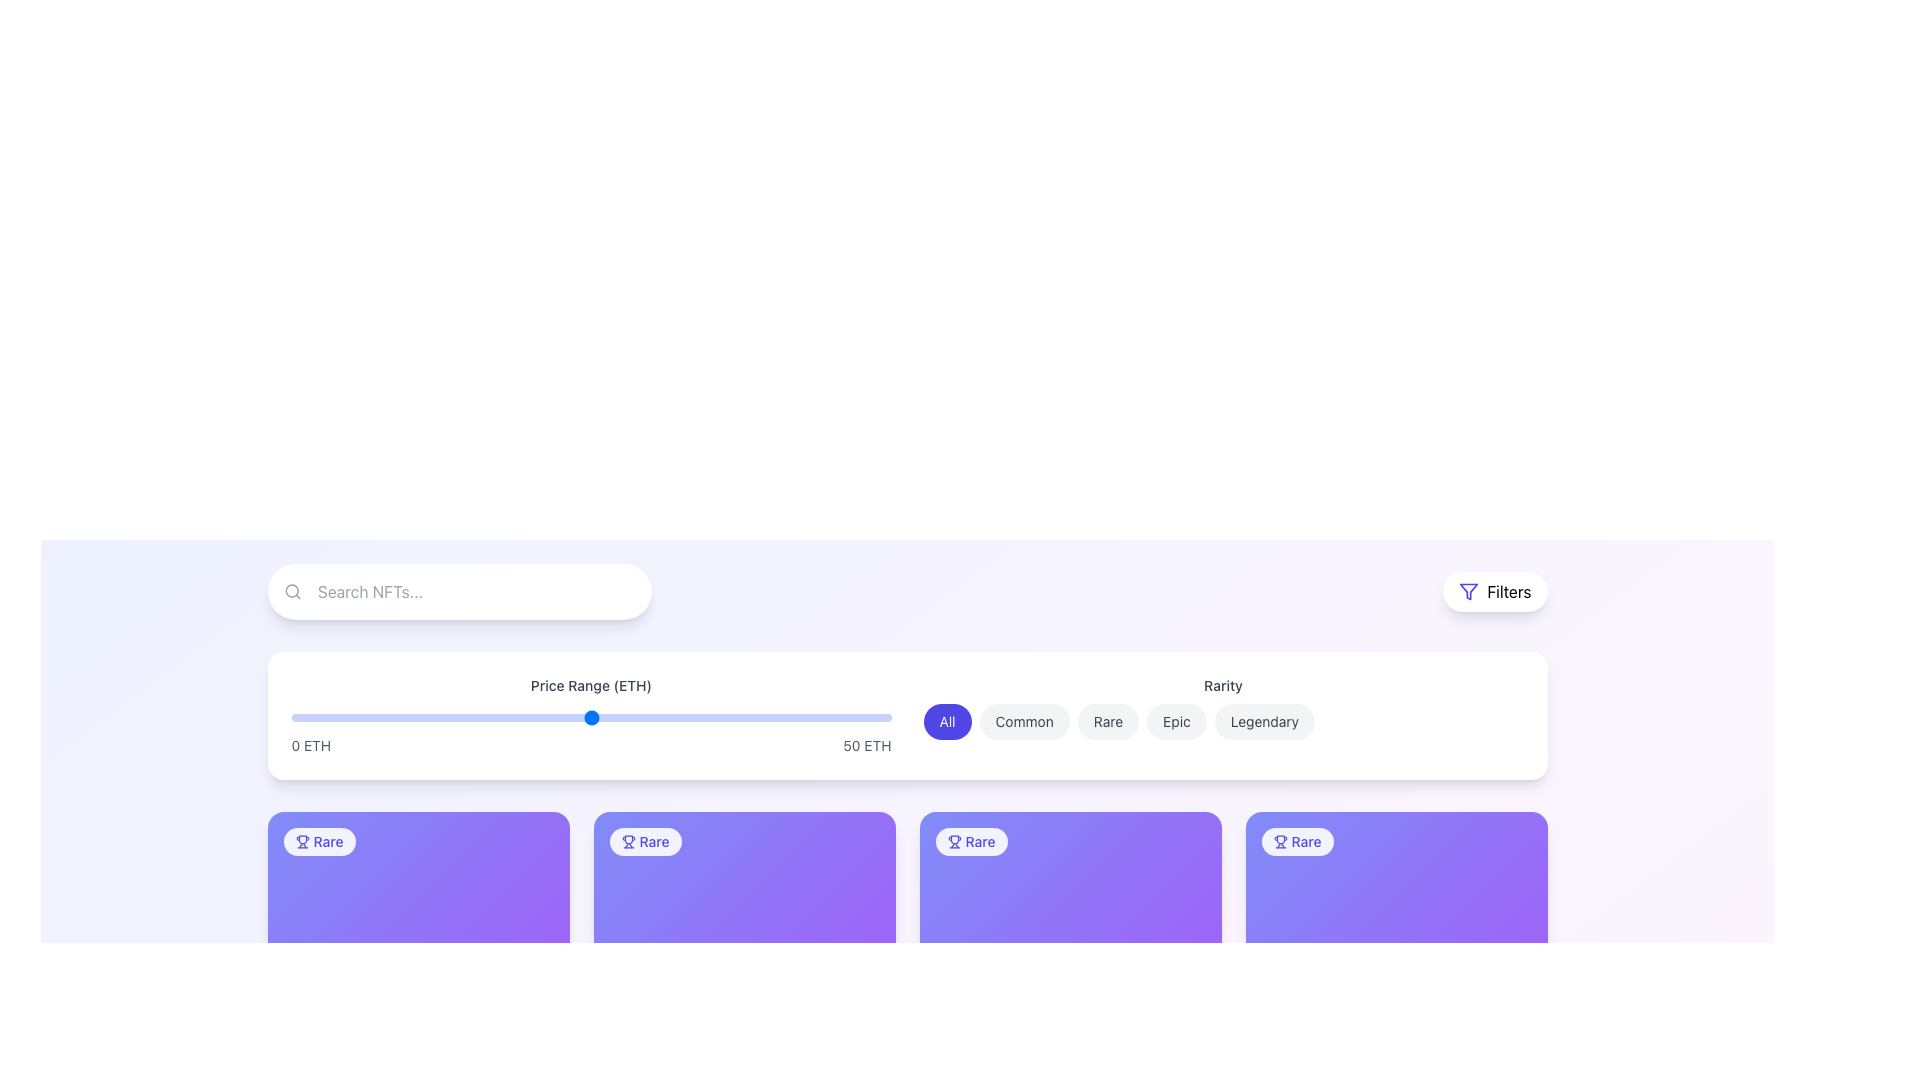 The width and height of the screenshot is (1920, 1080). I want to click on the 'Rare' button, which is a rounded rectangular badge with a light gray background and dark gray text, so click(1107, 721).